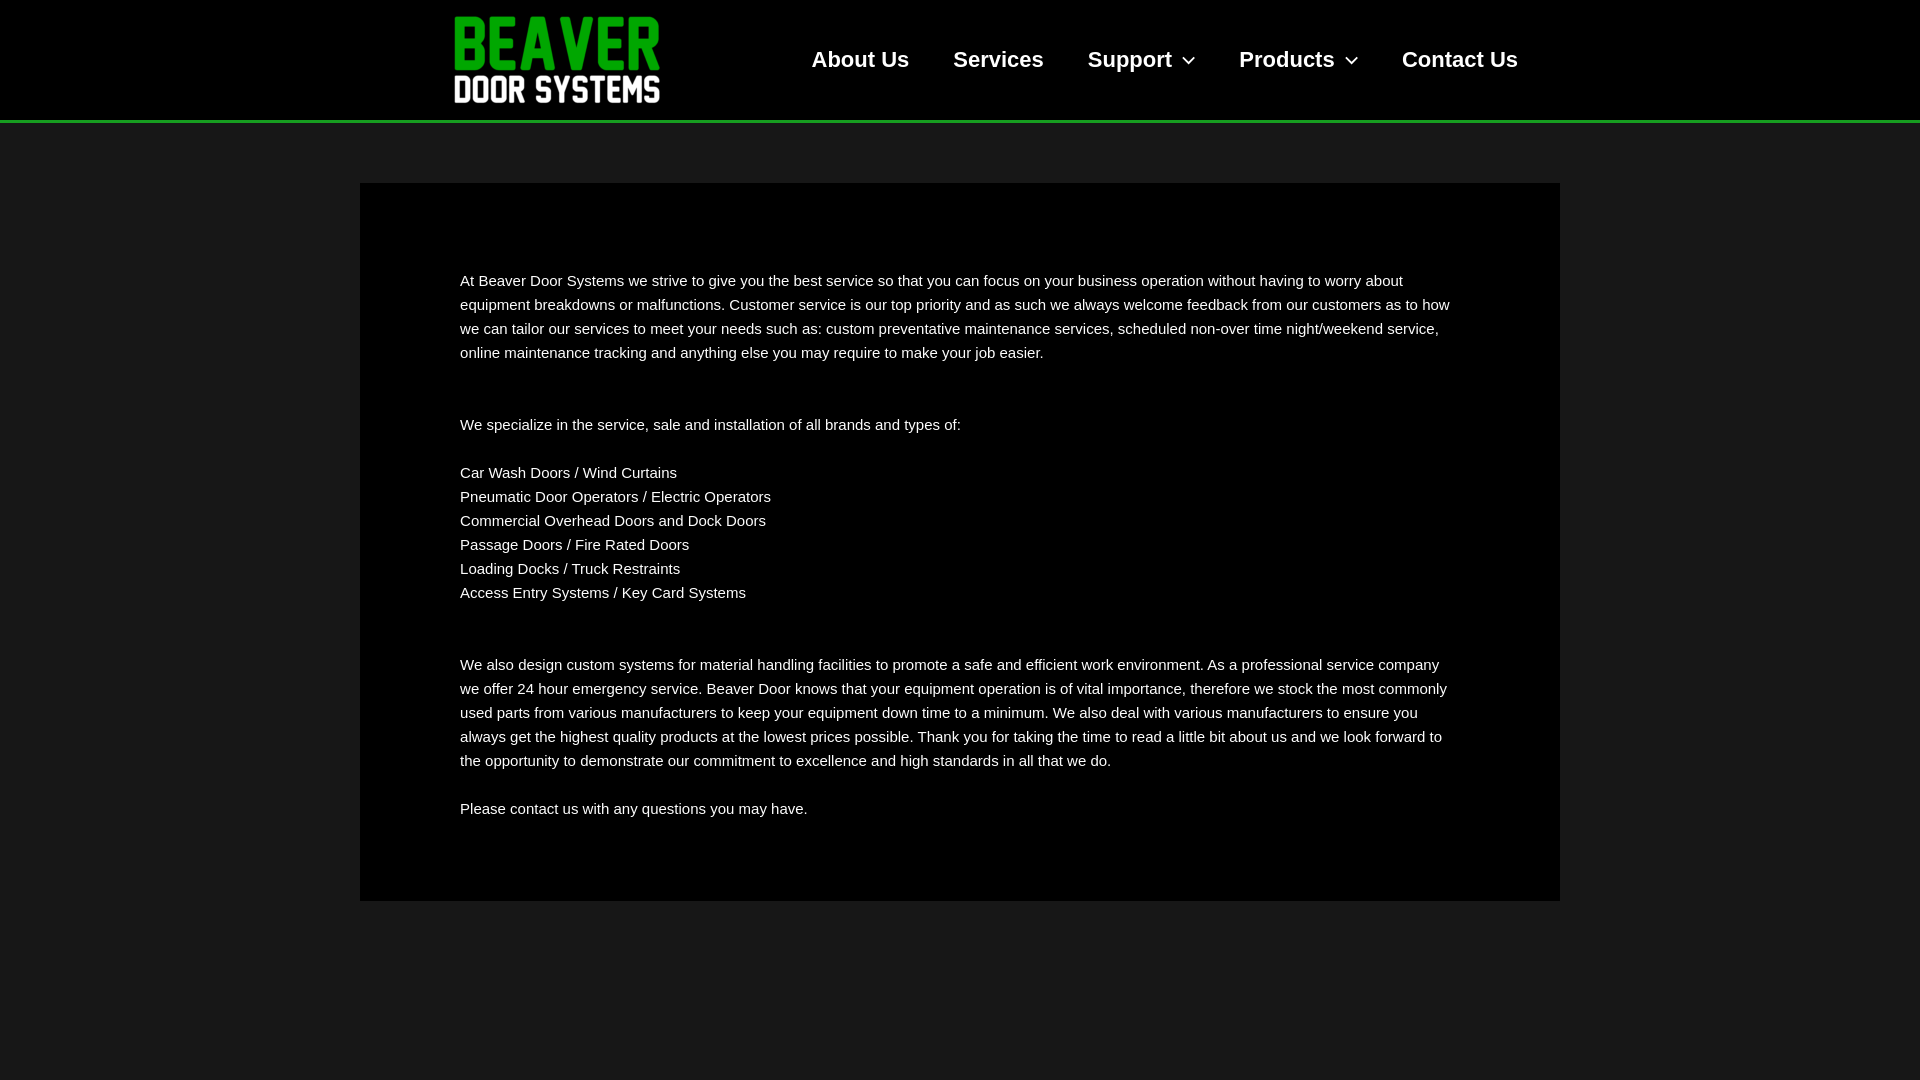  Describe the element at coordinates (1459, 59) in the screenshot. I see `'Contact Us'` at that location.